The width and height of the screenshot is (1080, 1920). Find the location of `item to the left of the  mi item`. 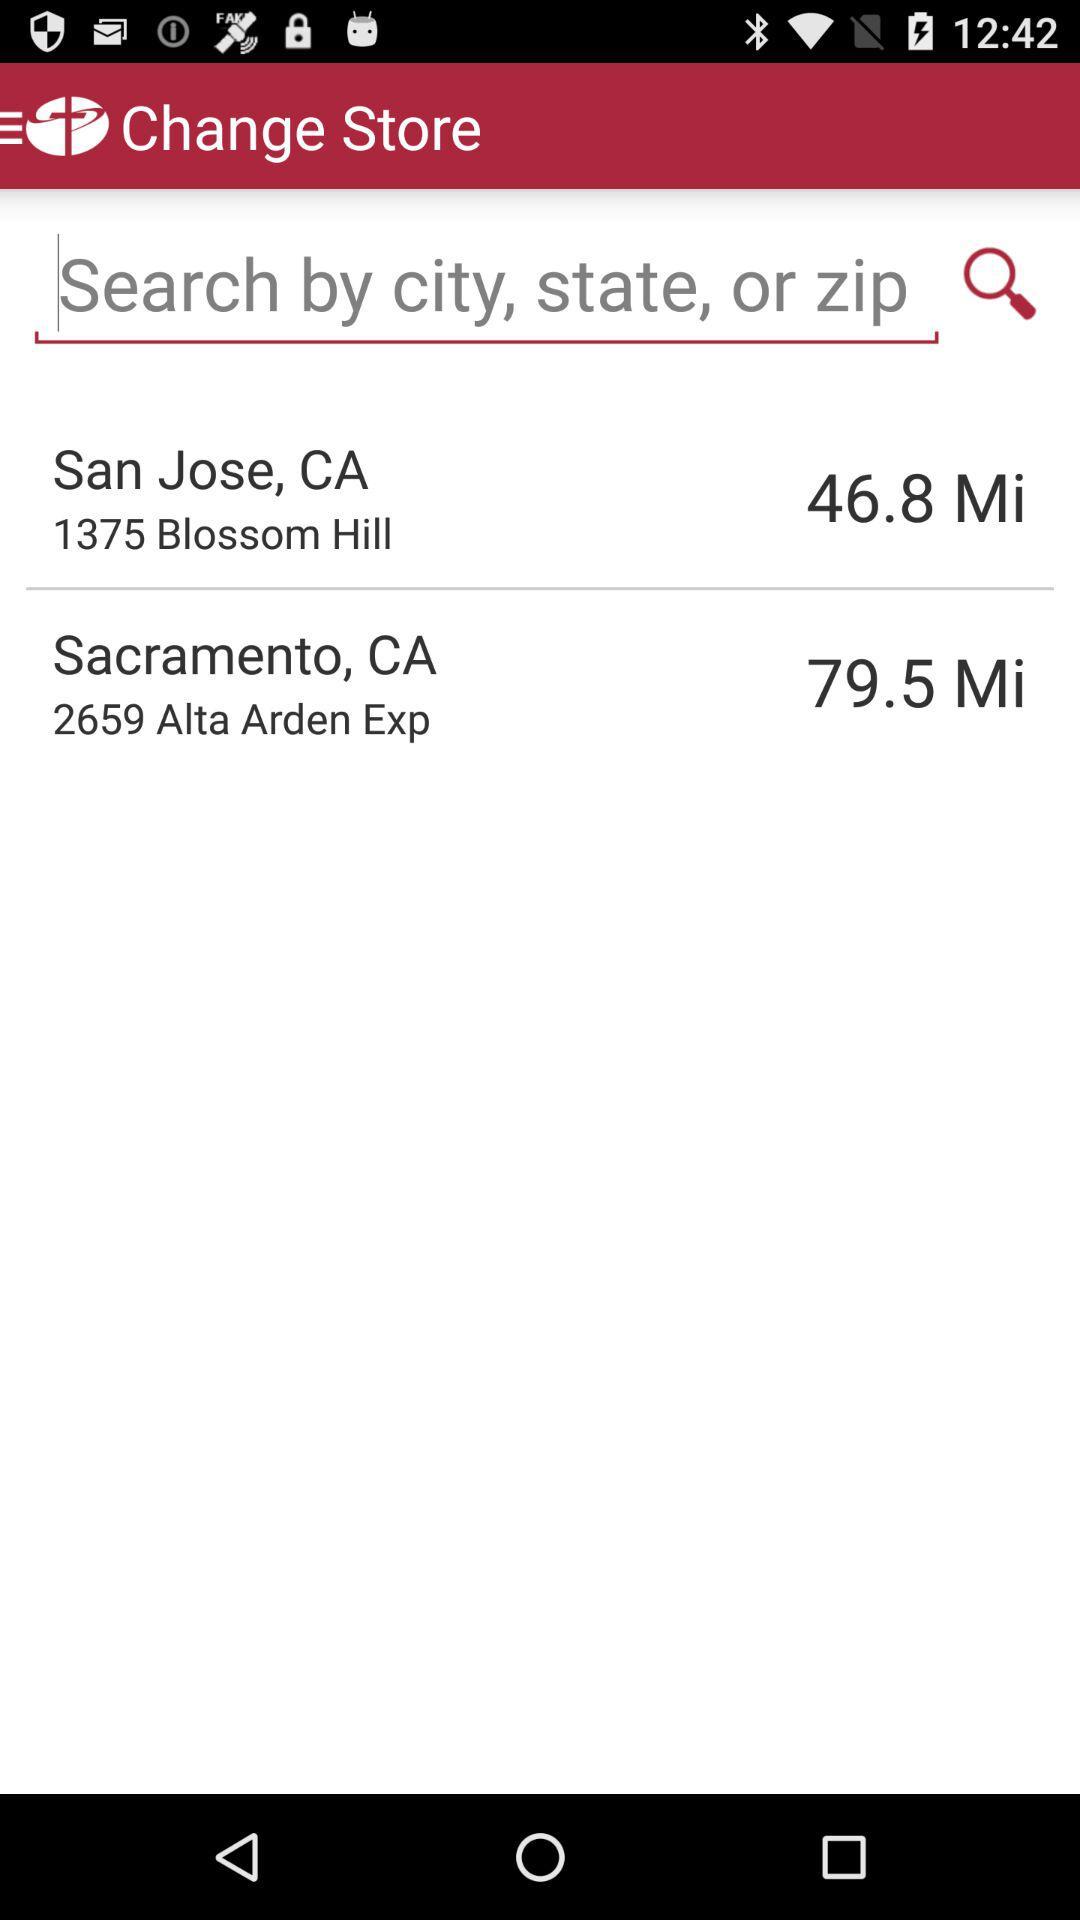

item to the left of the  mi item is located at coordinates (815, 496).